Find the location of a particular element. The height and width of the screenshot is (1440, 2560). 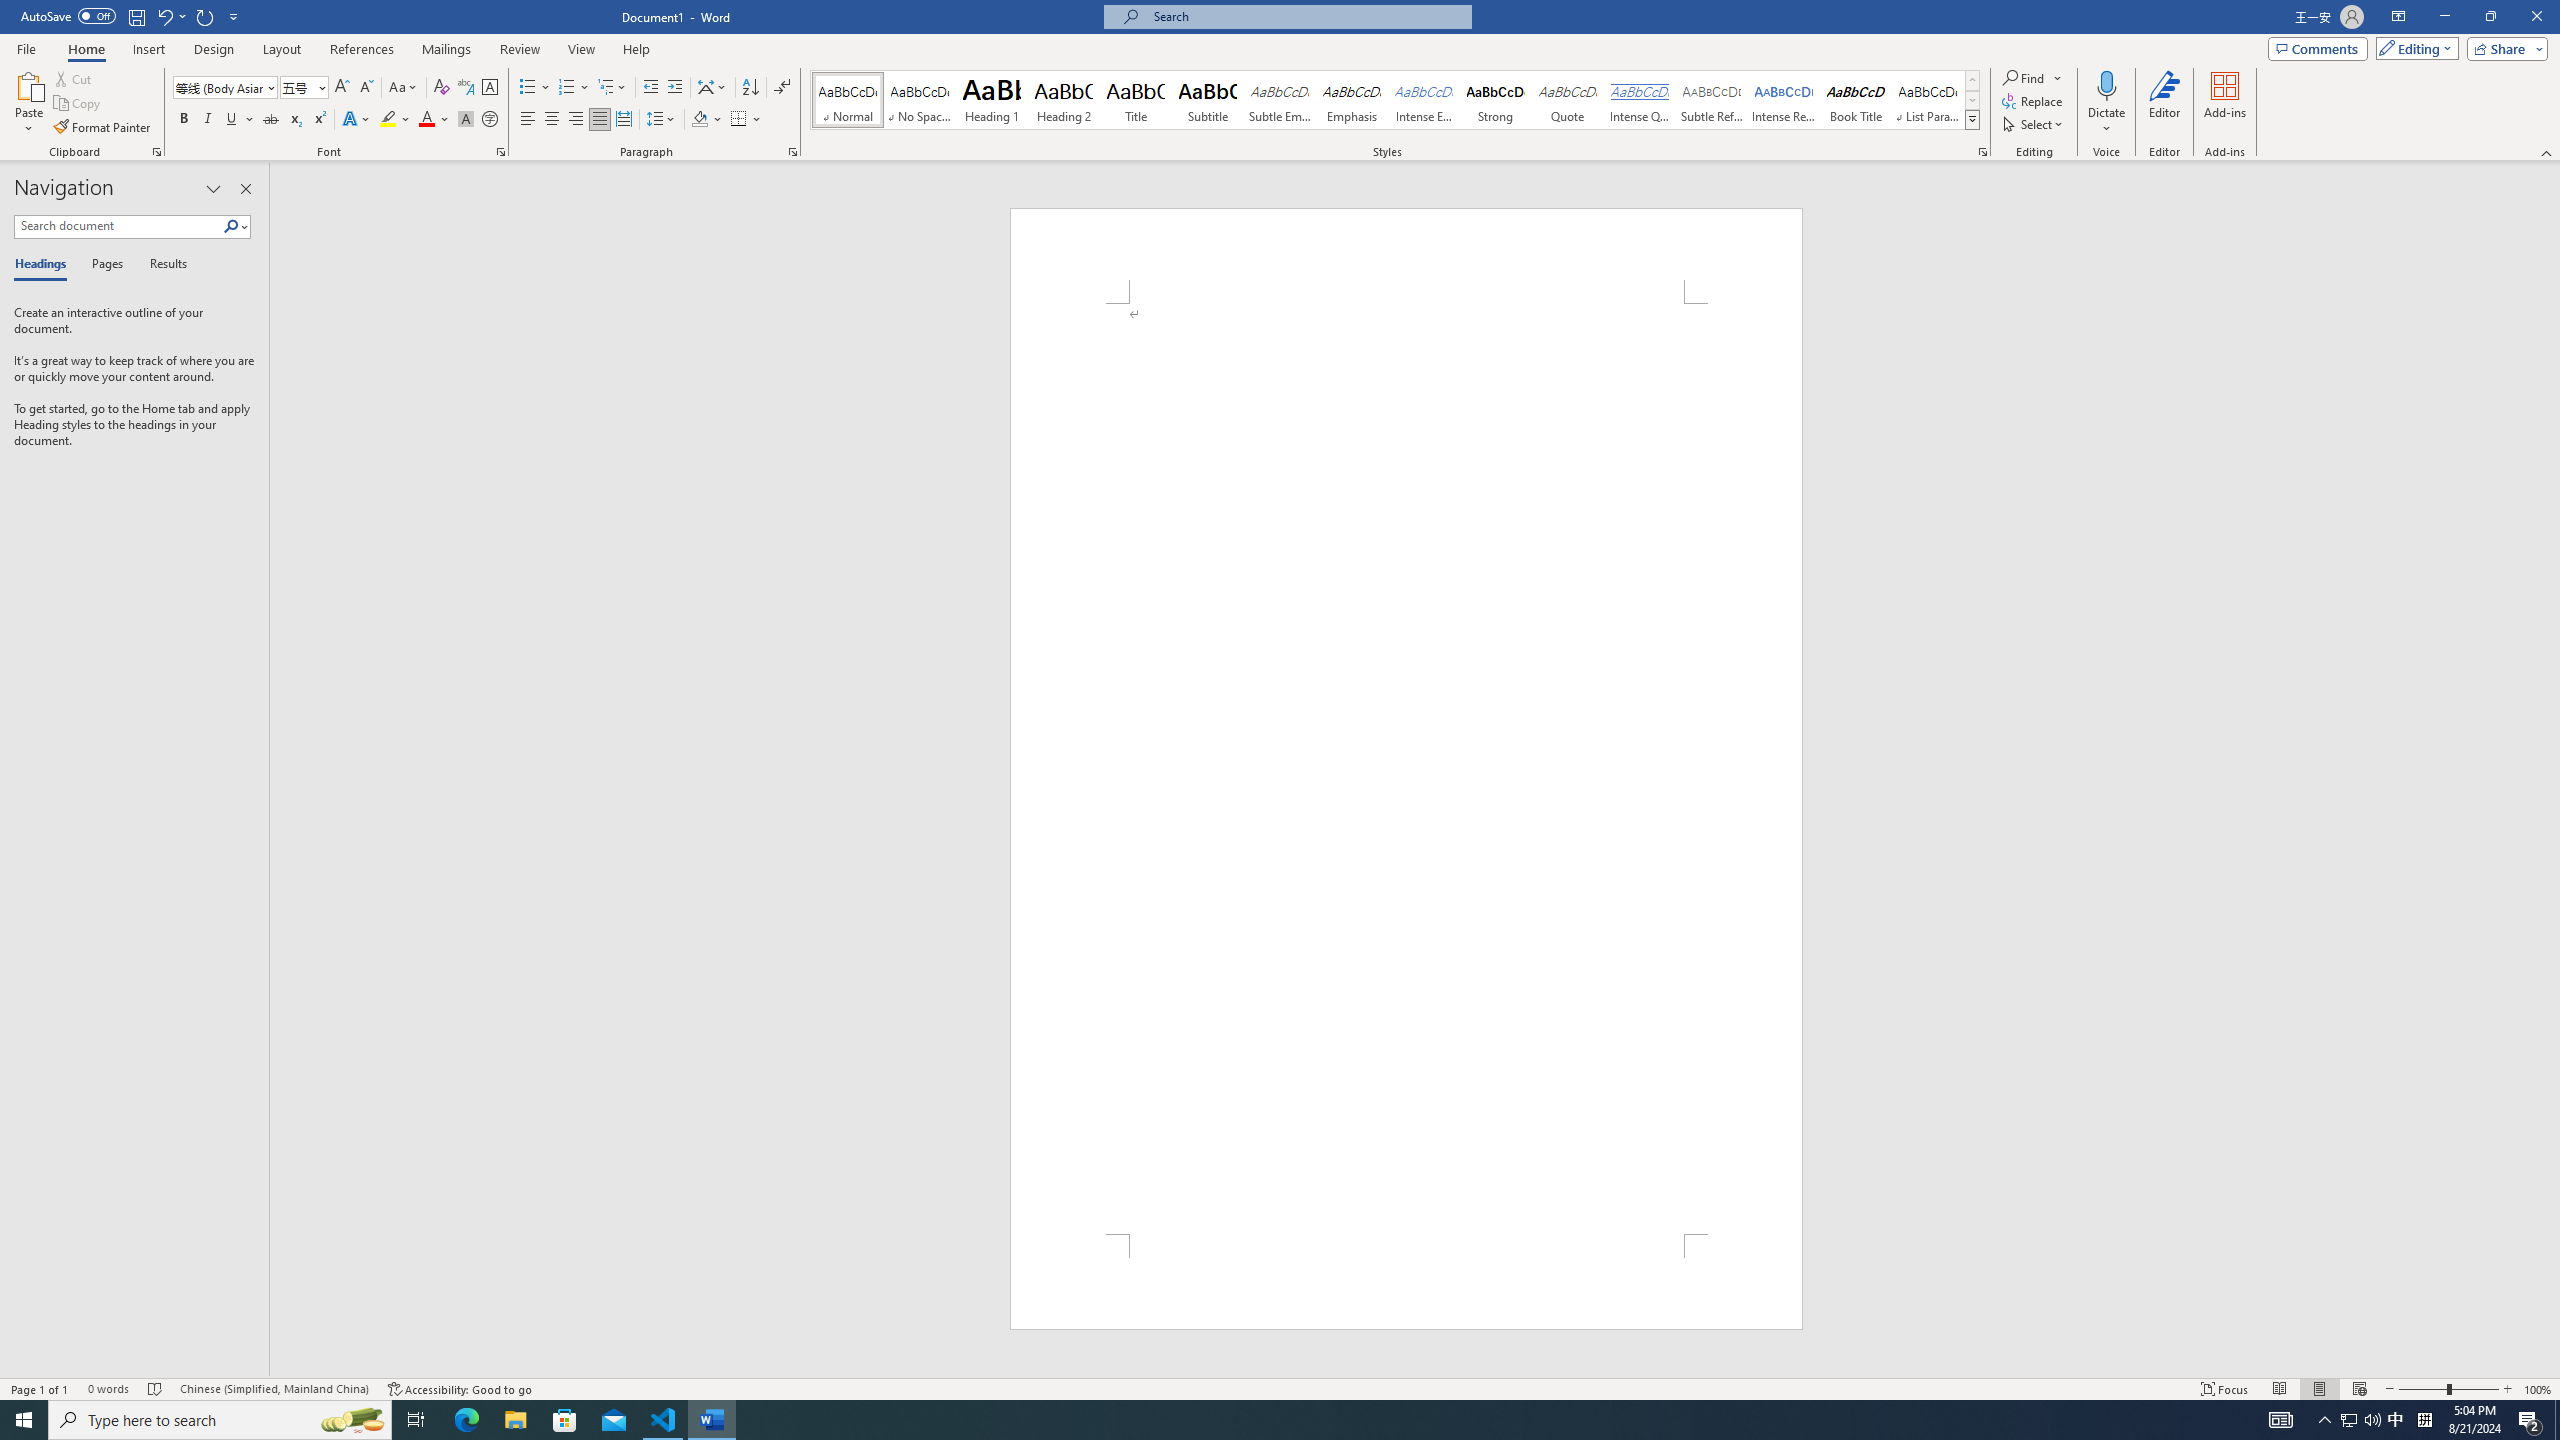

'Quote' is located at coordinates (1568, 99).